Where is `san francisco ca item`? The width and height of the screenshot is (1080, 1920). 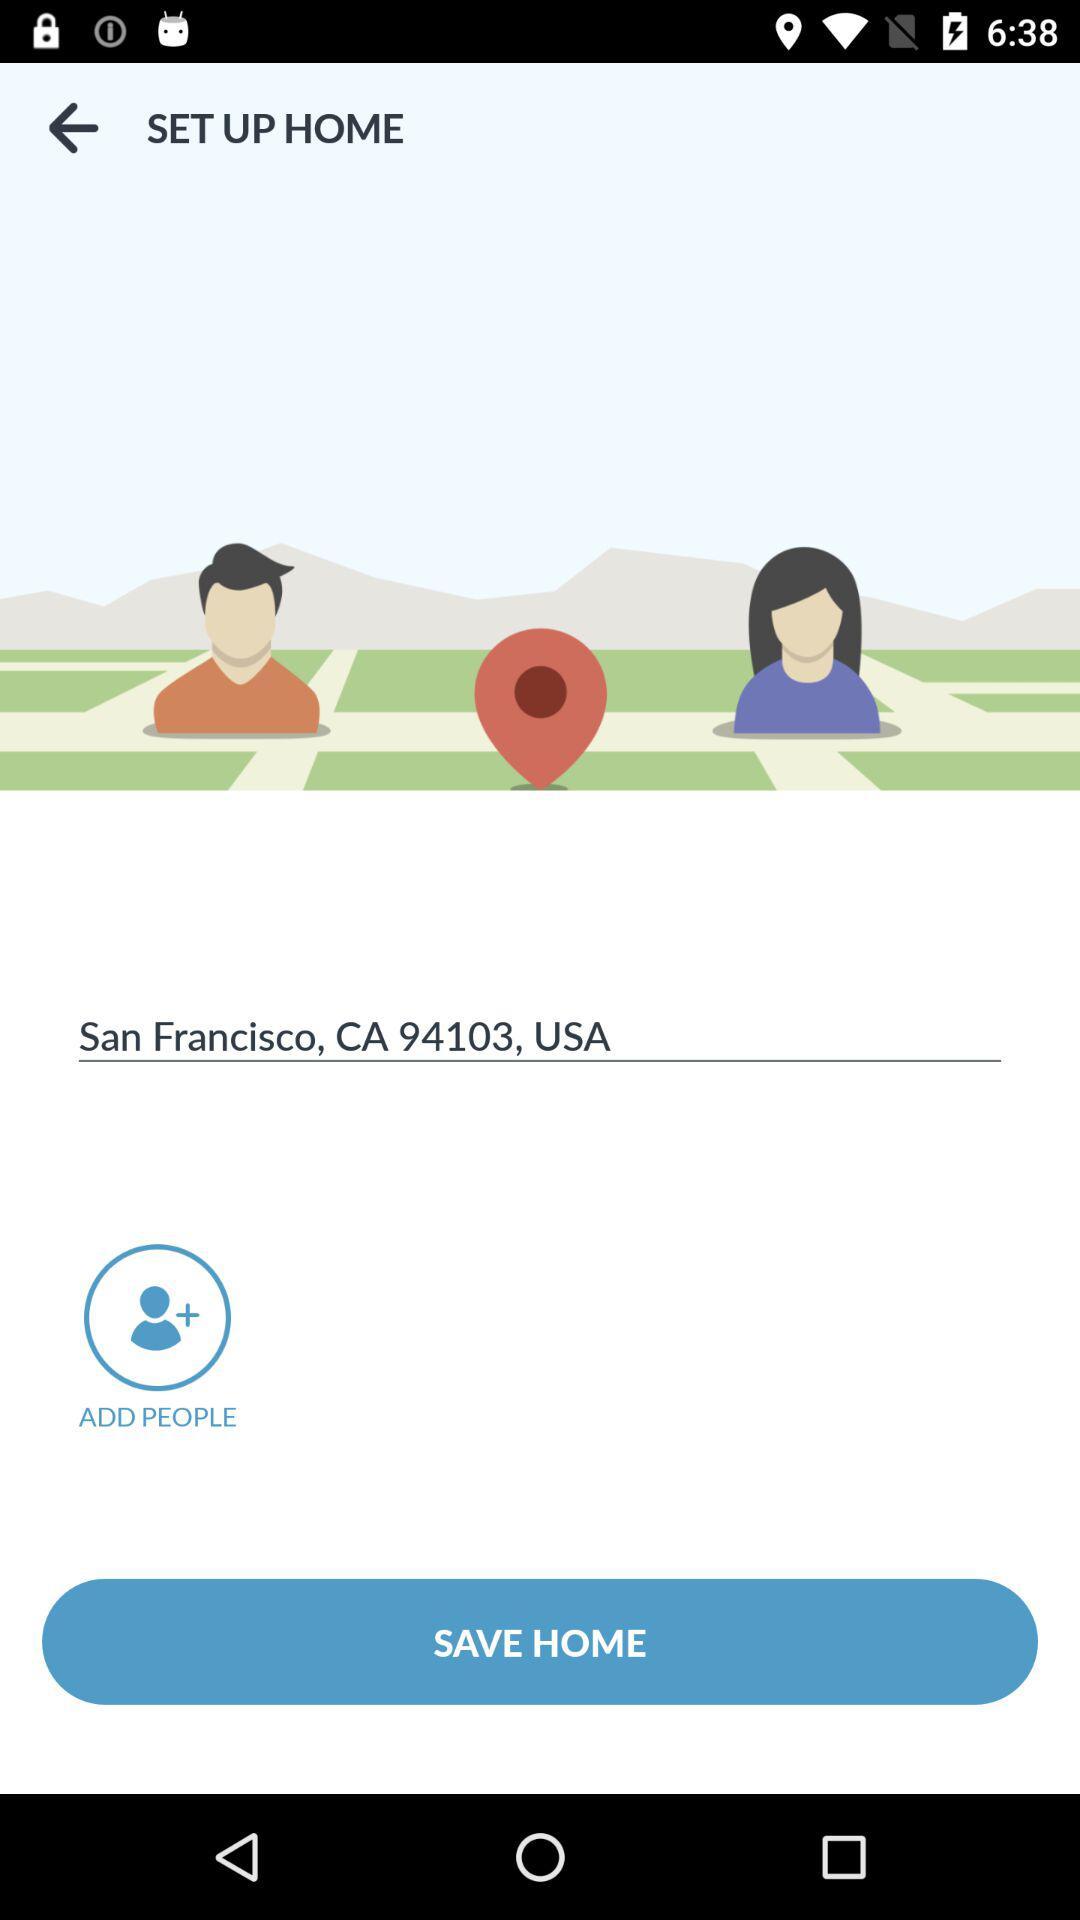
san francisco ca item is located at coordinates (540, 1034).